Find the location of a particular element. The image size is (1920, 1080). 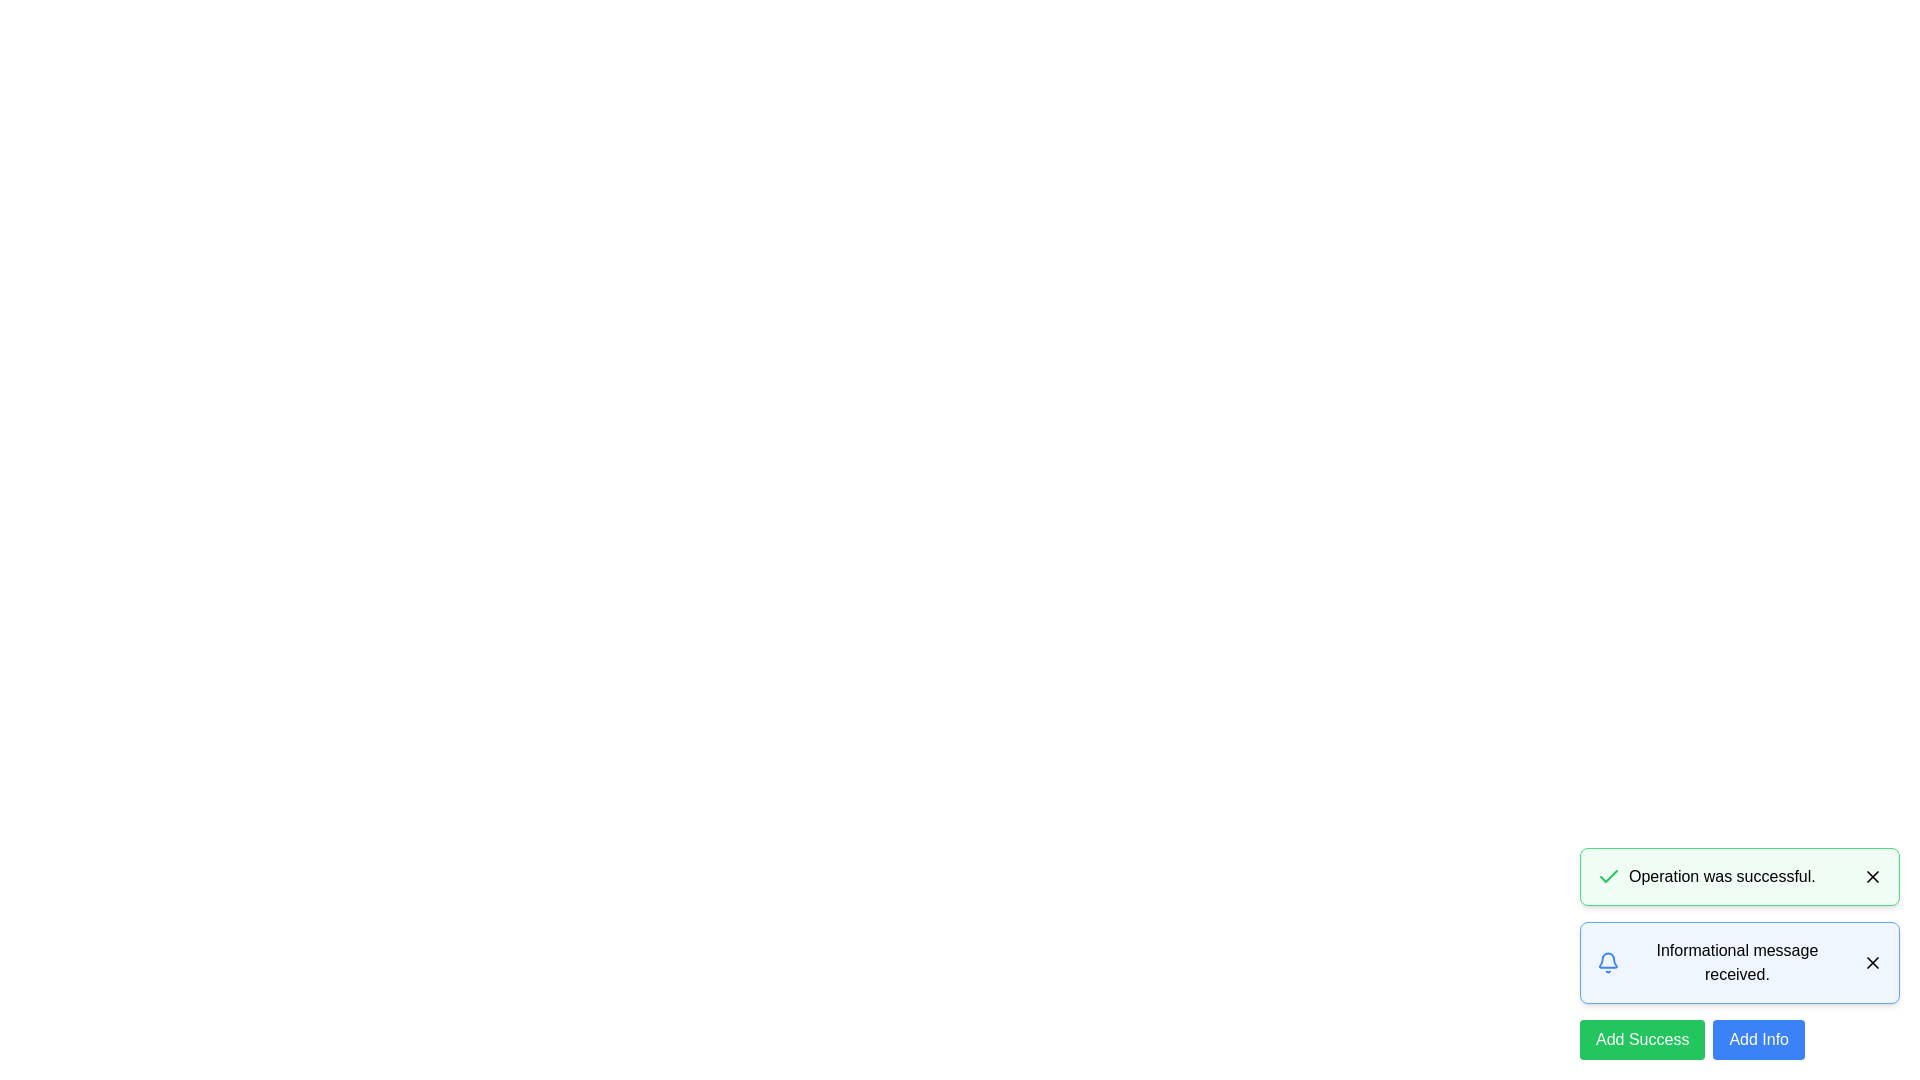

the 'X' button located in the top-right corner of the blue notification box is located at coordinates (1871, 962).